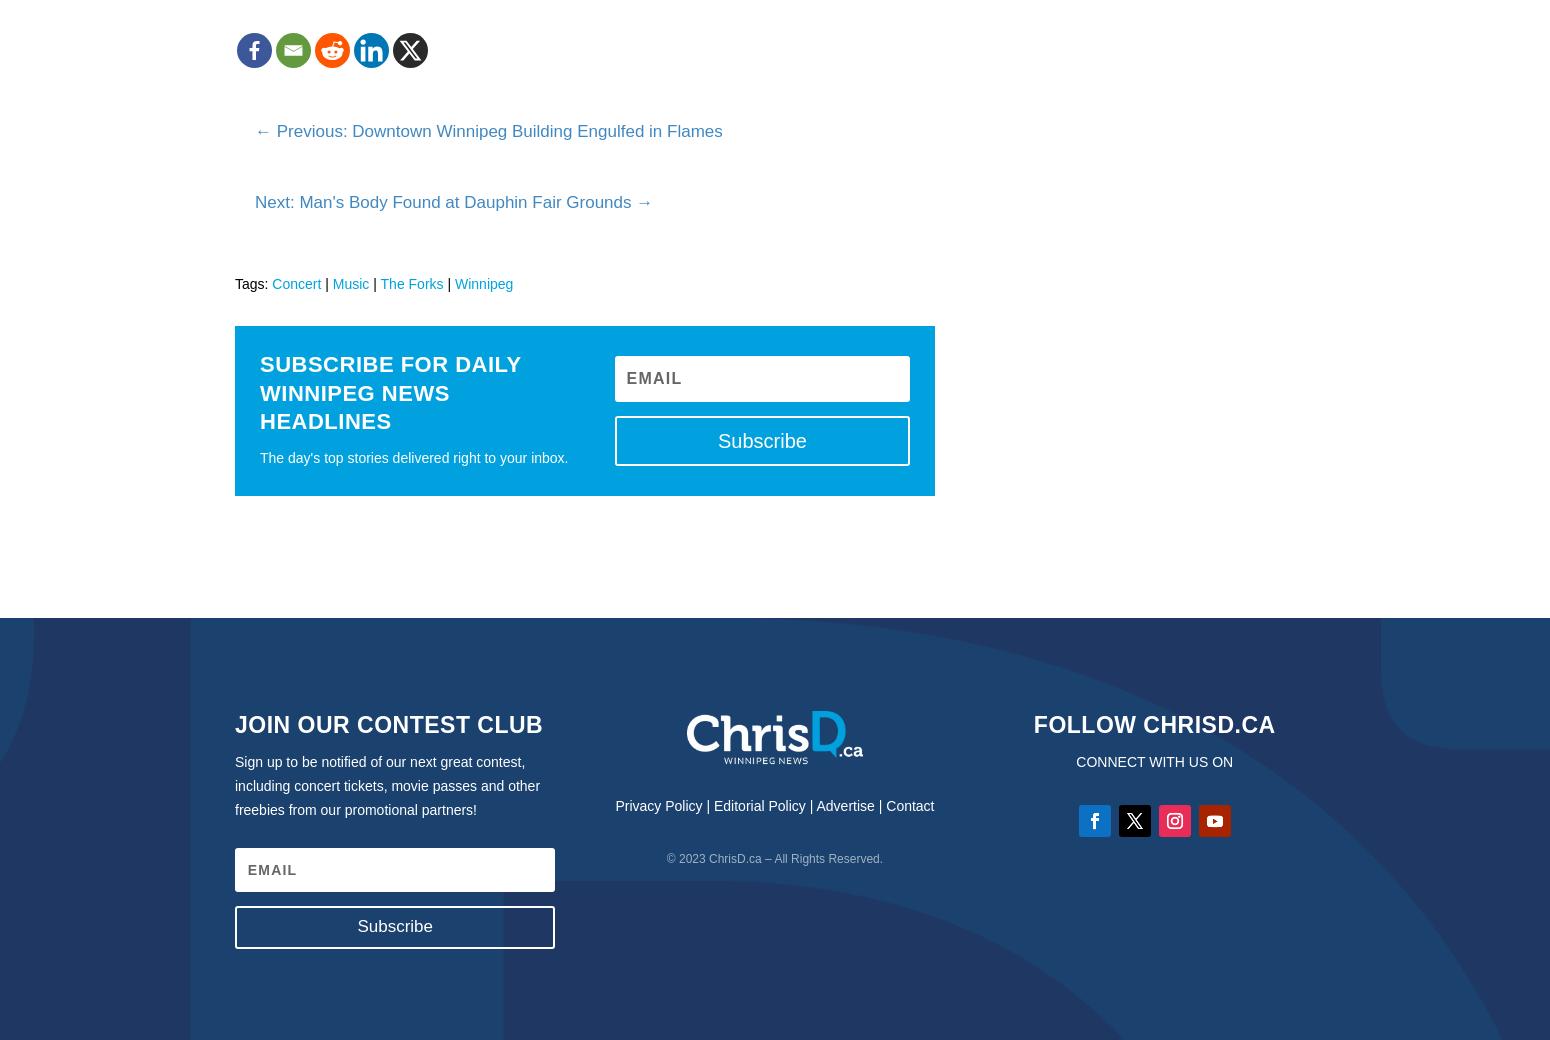 This screenshot has width=1550, height=1040. Describe the element at coordinates (497, 128) in the screenshot. I see `'Previous: Downtown Winnipeg Building Engulfed in Flames'` at that location.